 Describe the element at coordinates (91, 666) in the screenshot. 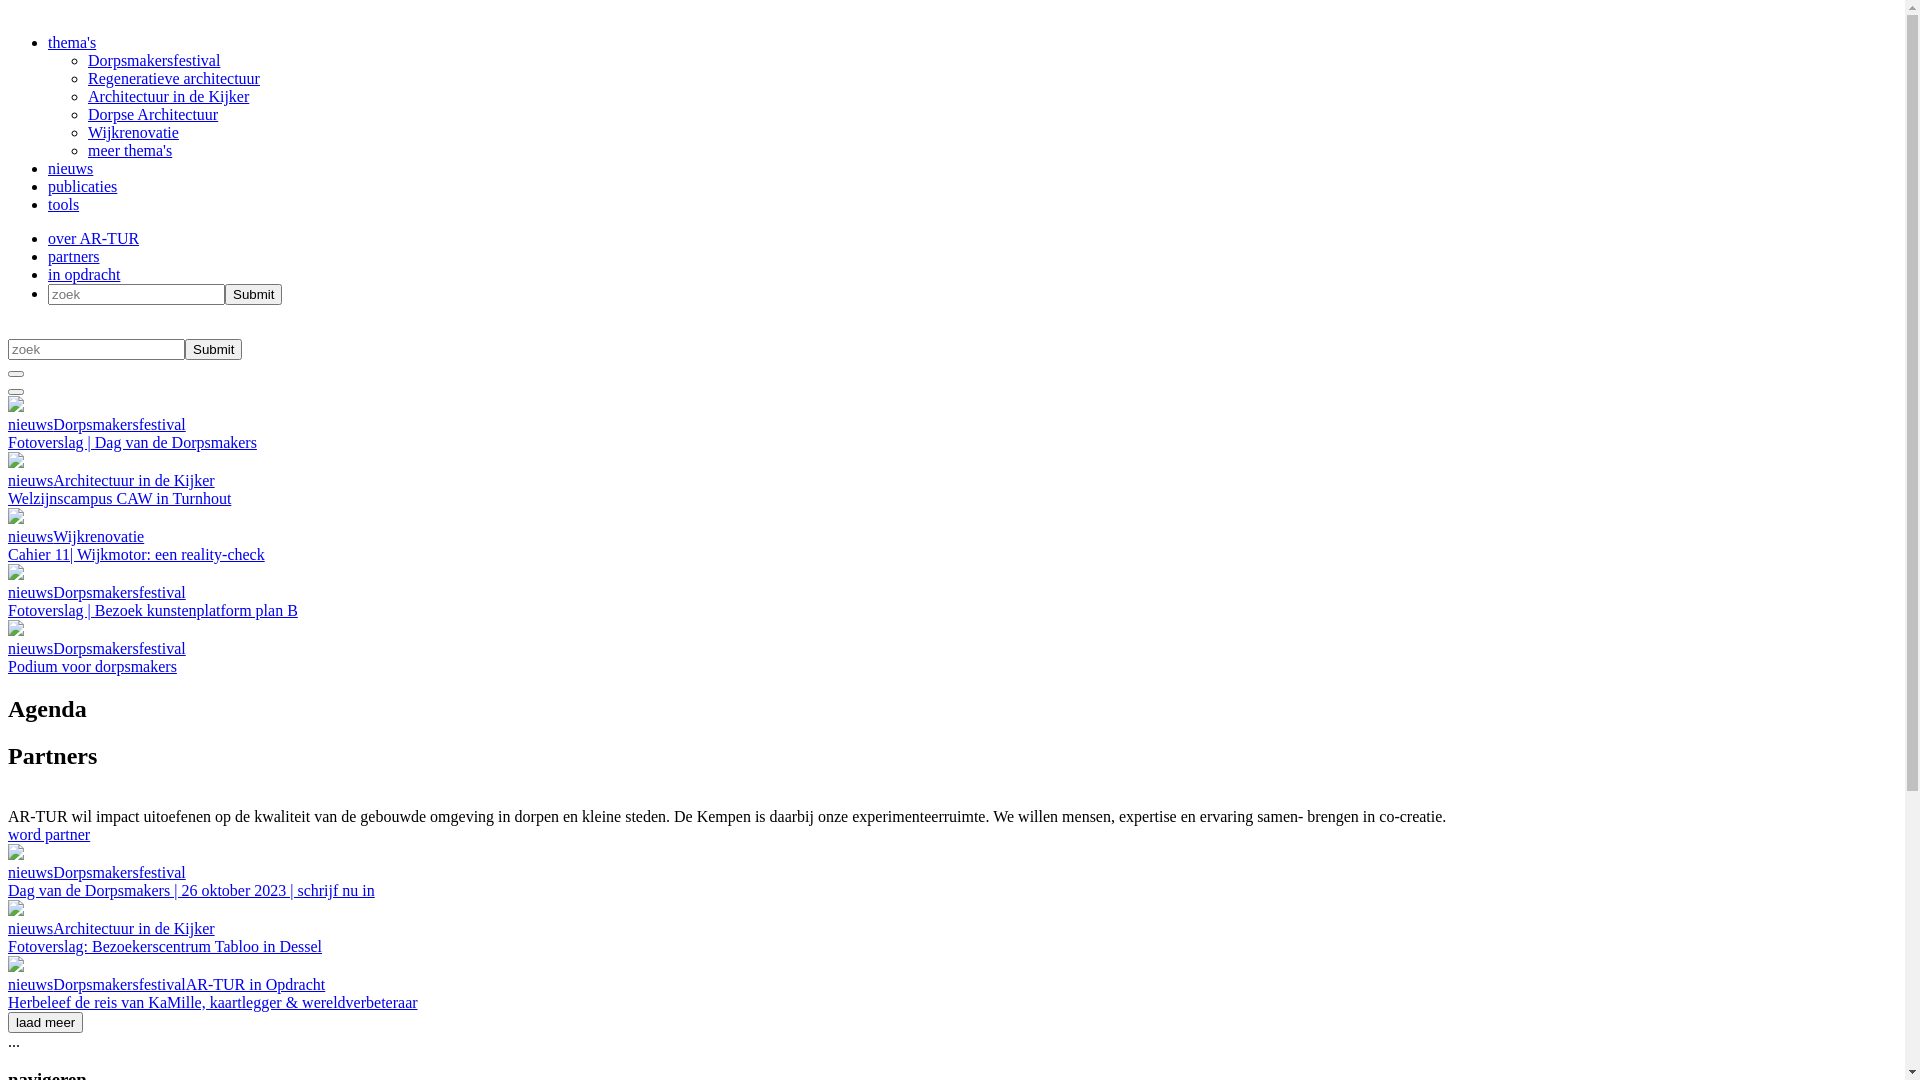

I see `'Podium voor dorpsmakers'` at that location.